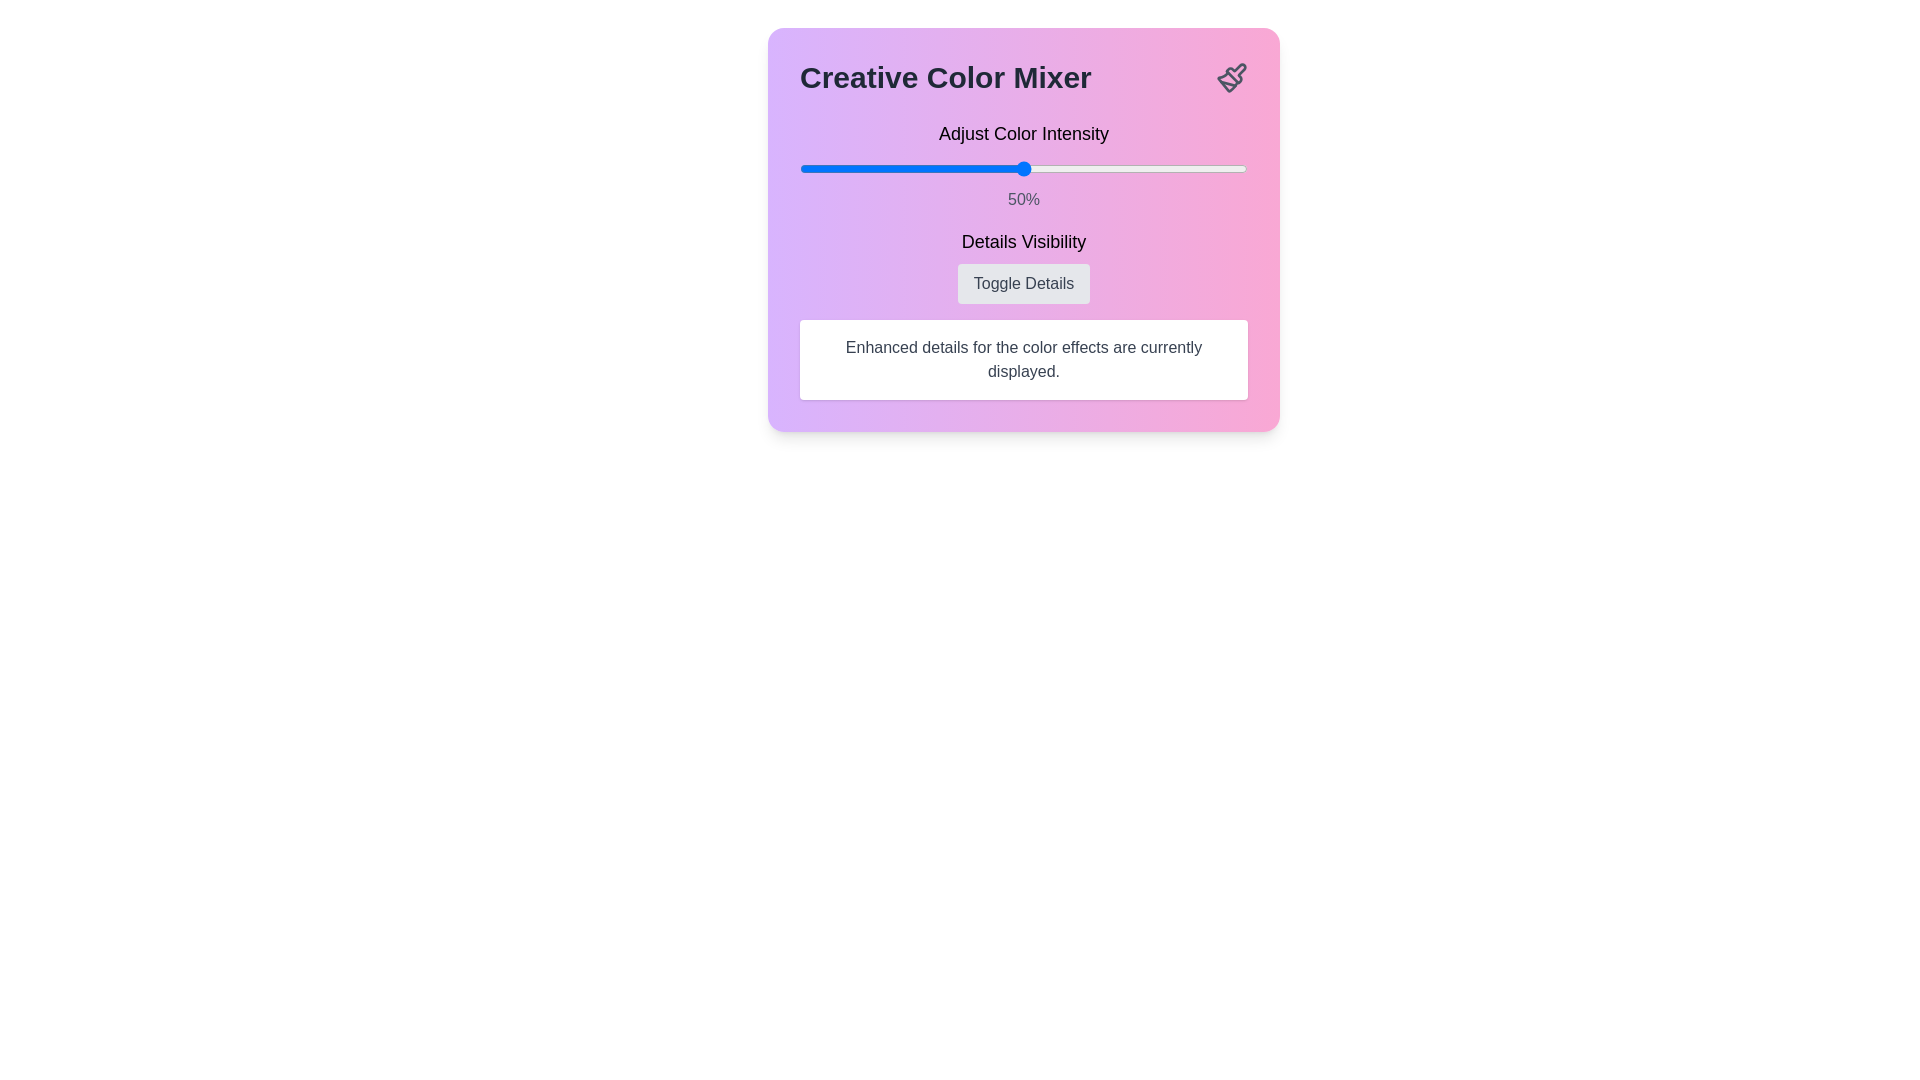  I want to click on the color intensity, so click(915, 168).